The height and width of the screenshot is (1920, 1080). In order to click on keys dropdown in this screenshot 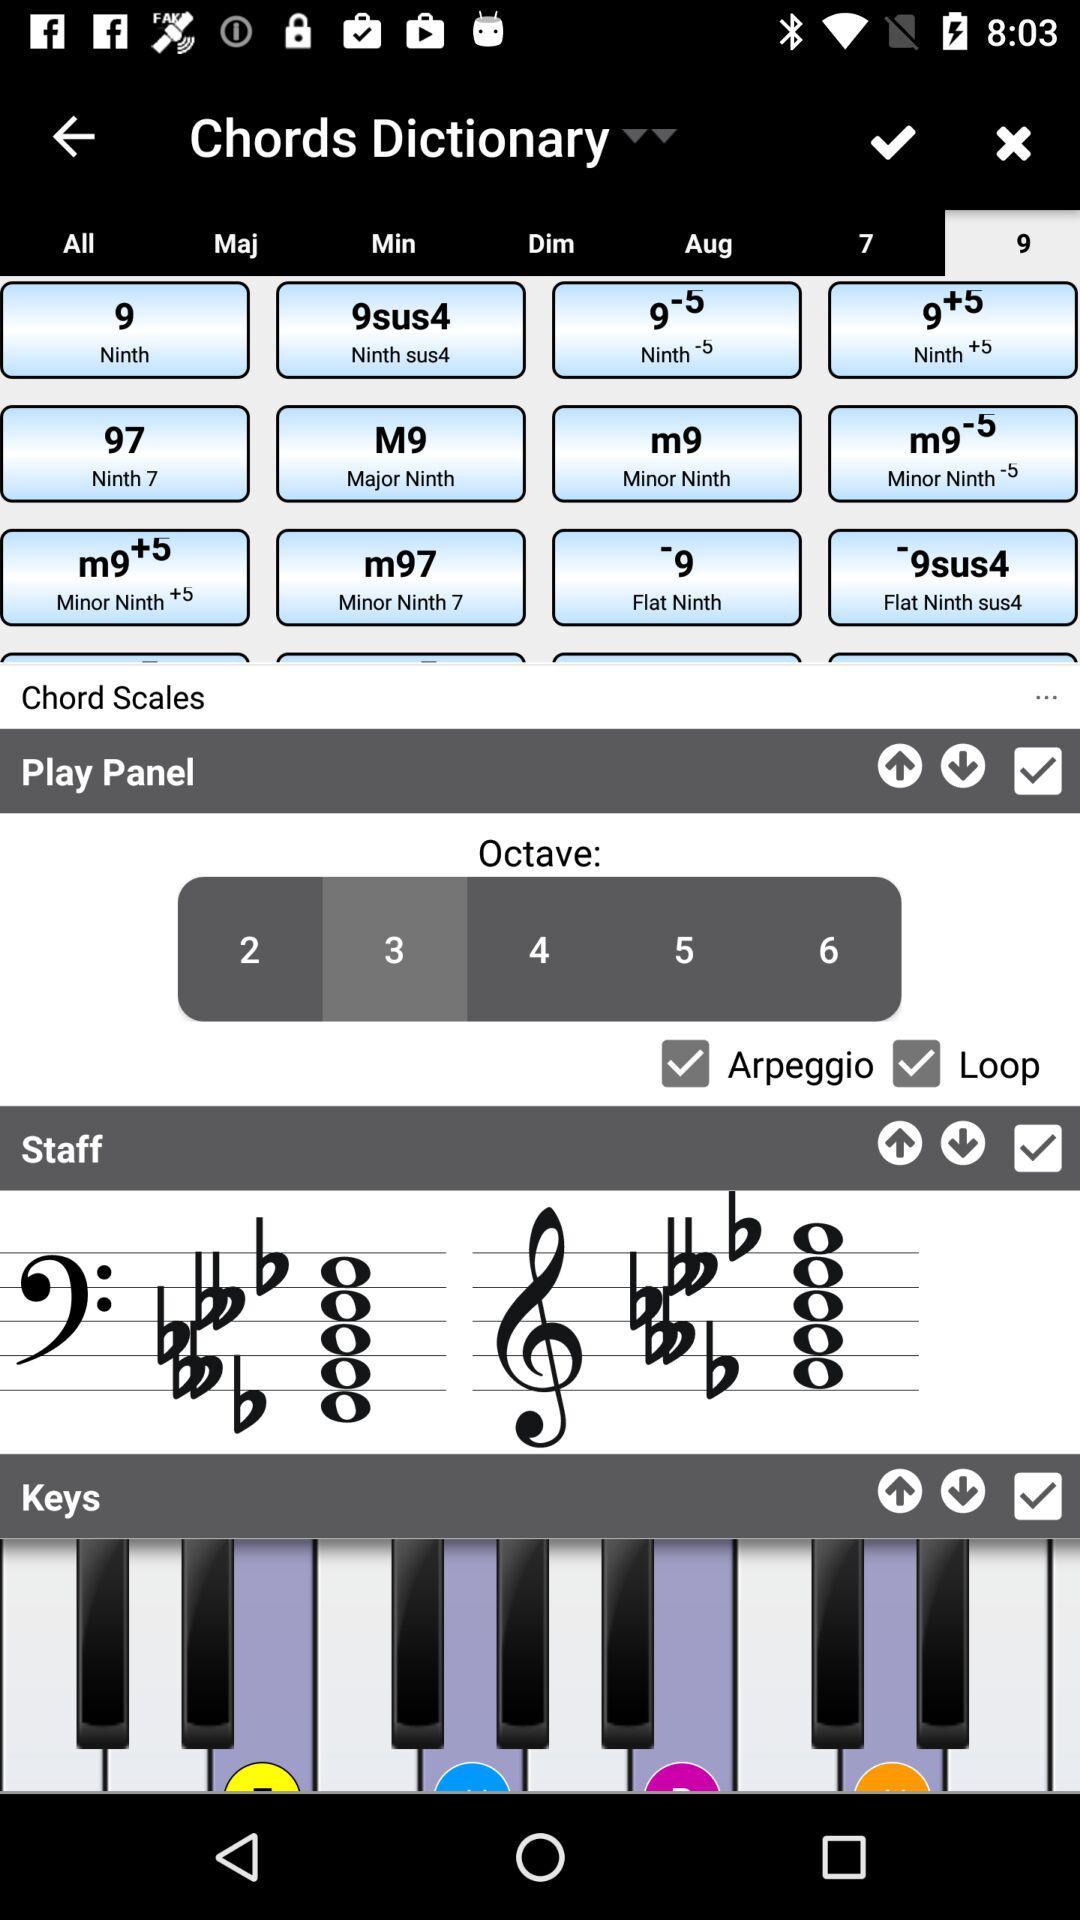, I will do `click(1036, 1496)`.